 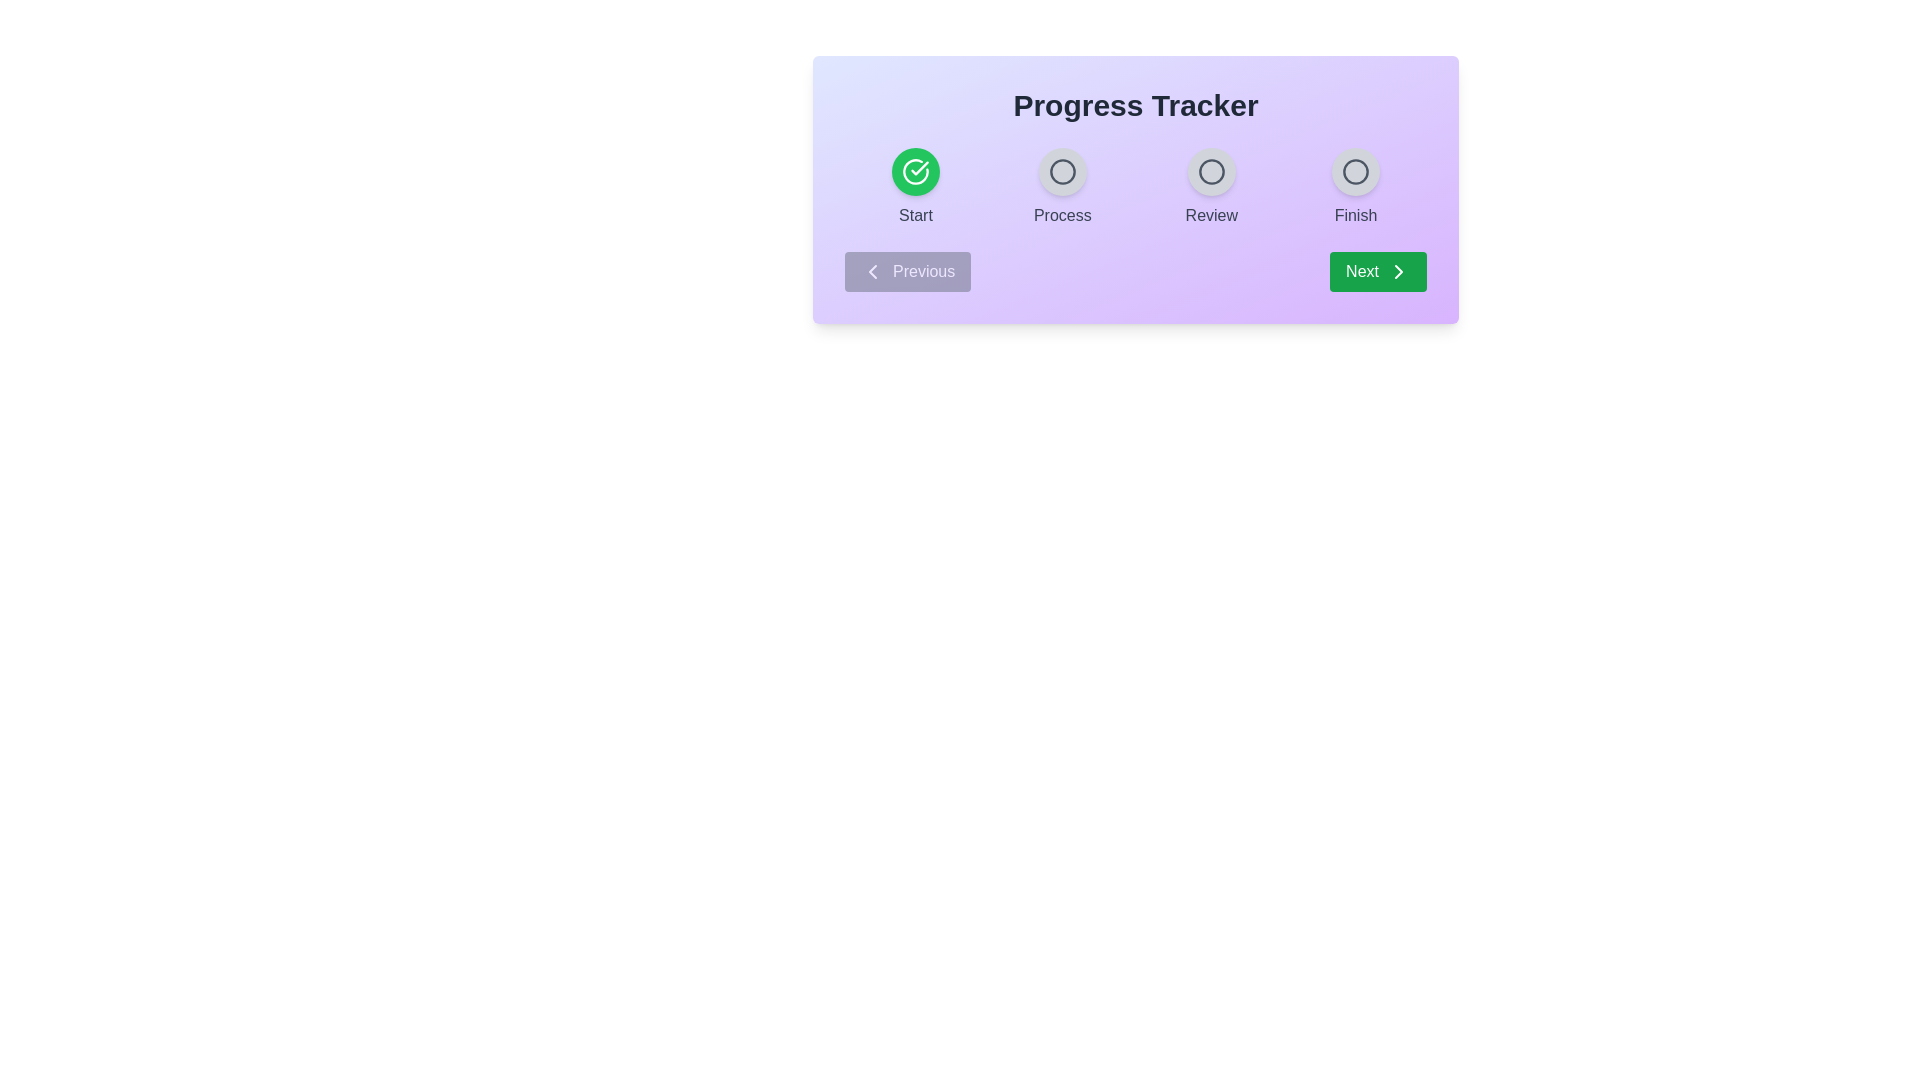 I want to click on the chevron icon located to the left of the 'Previous' button in the bottom-left corner of the tracker interface, so click(x=873, y=272).